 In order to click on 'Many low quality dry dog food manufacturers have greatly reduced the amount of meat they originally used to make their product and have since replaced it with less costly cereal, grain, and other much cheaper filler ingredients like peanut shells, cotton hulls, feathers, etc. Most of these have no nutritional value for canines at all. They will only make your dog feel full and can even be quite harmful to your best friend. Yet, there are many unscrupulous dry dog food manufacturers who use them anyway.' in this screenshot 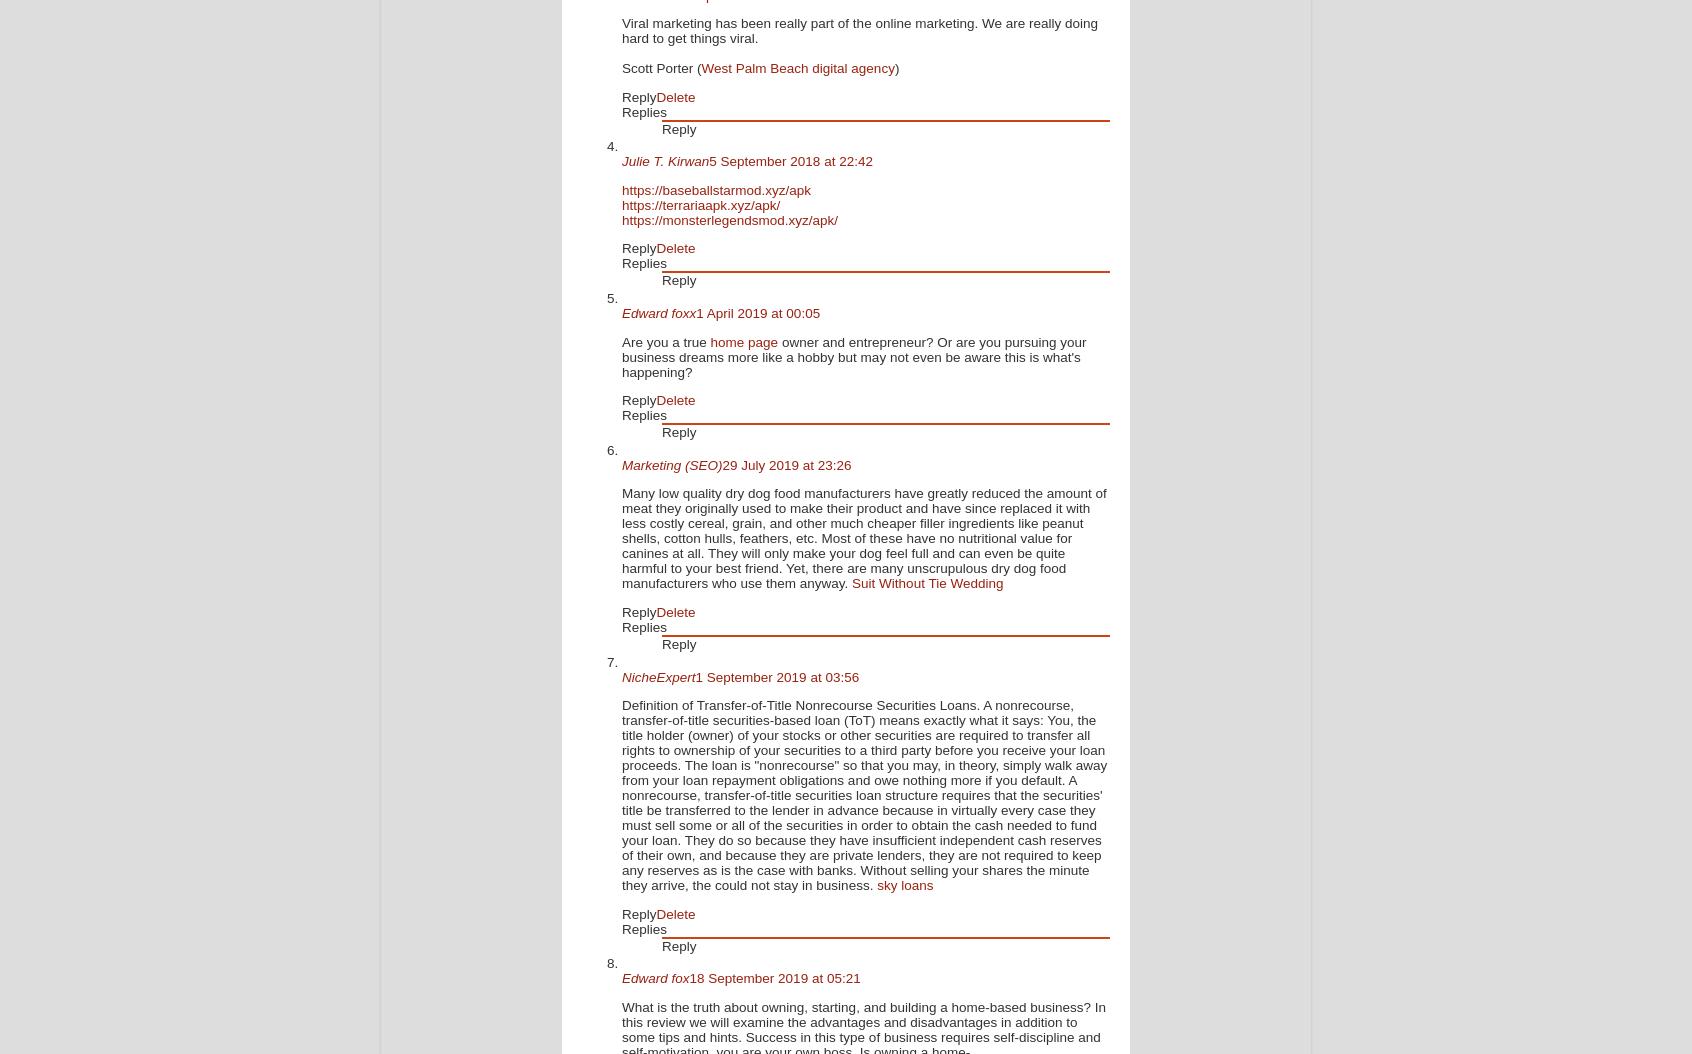, I will do `click(620, 538)`.